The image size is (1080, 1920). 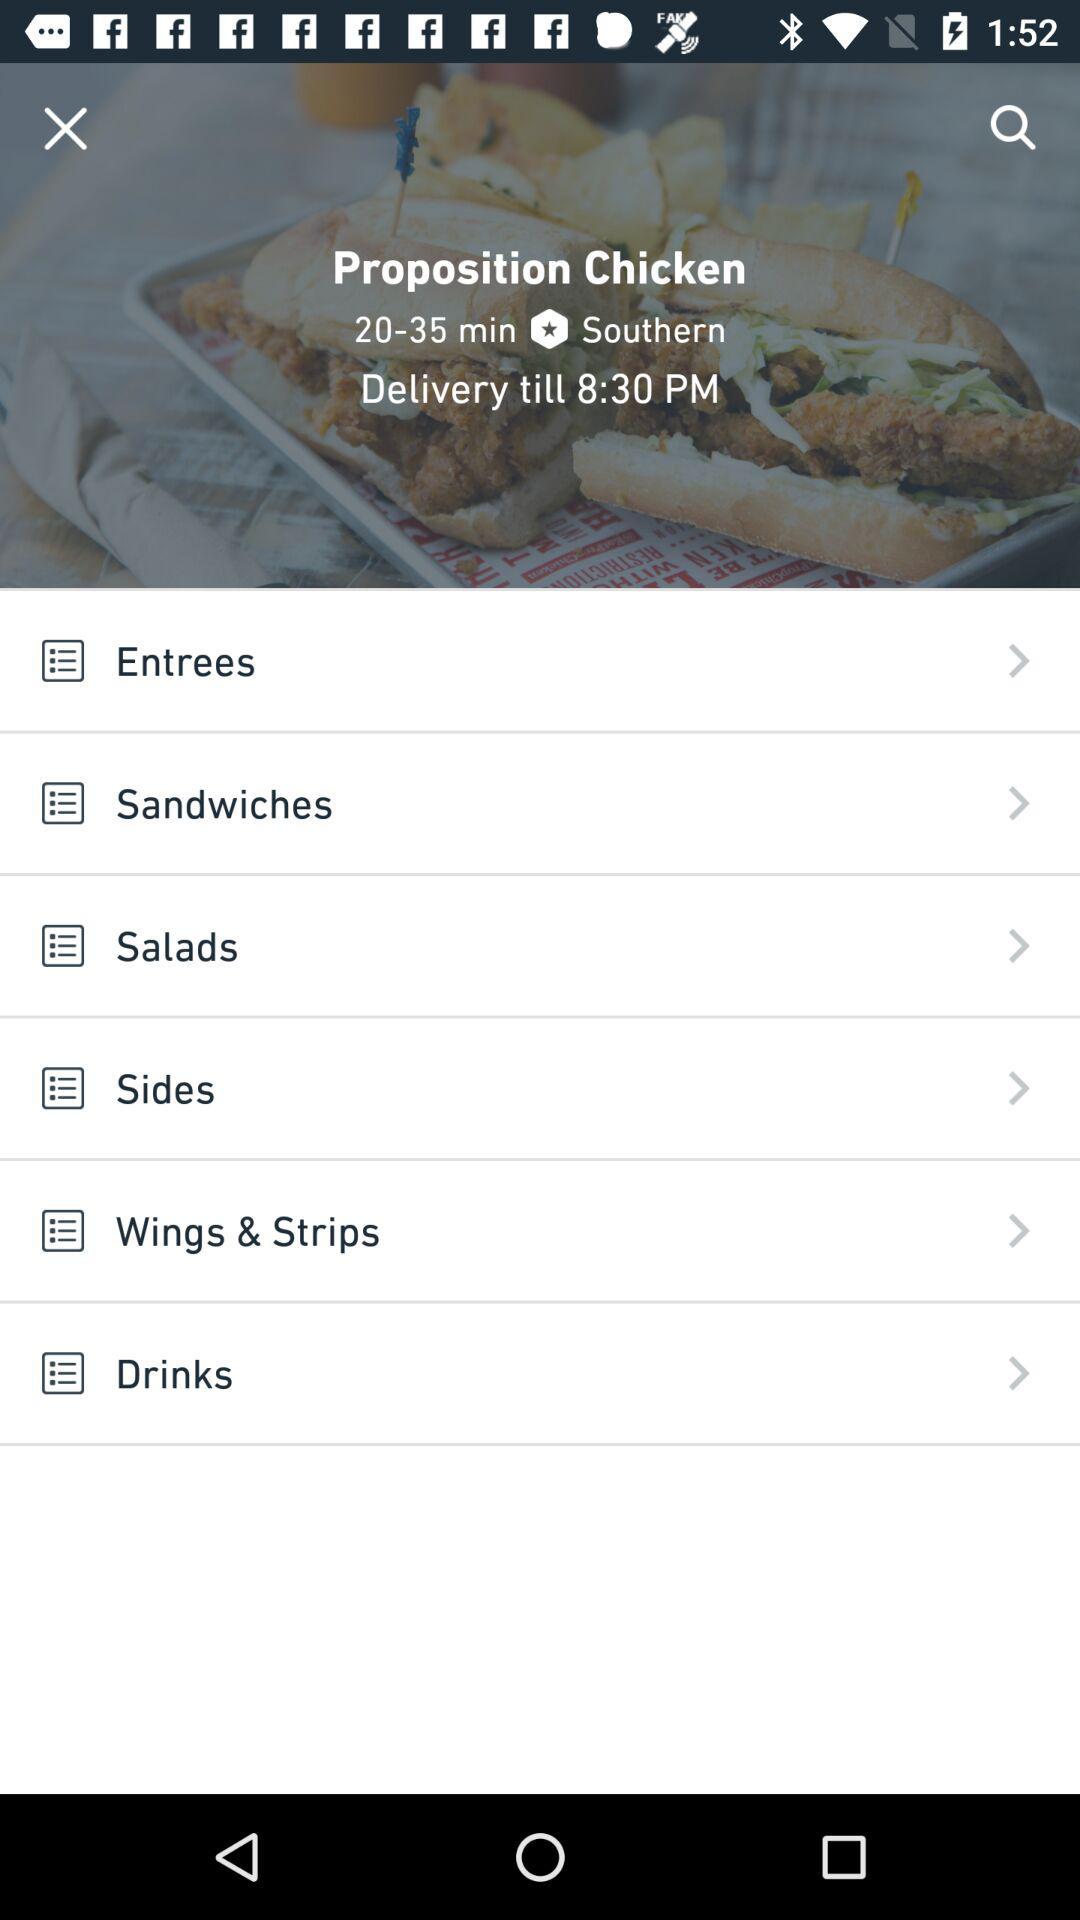 I want to click on the icon at the top left corner, so click(x=64, y=127).